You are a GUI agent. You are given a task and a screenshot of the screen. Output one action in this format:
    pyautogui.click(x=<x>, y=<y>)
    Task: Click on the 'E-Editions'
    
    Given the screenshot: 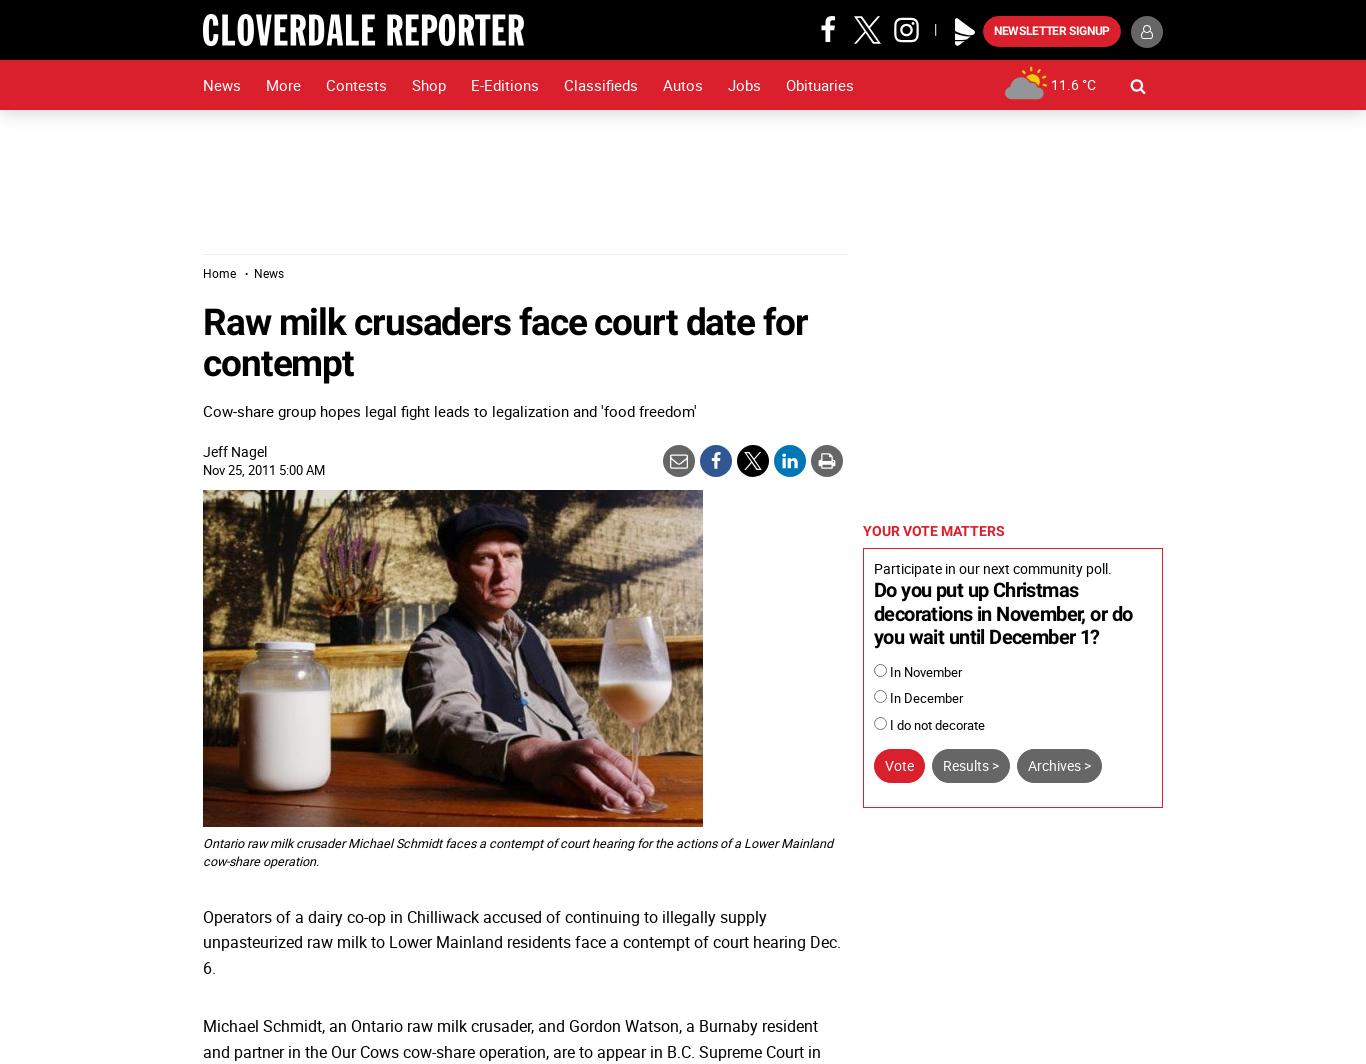 What is the action you would take?
    pyautogui.click(x=505, y=85)
    